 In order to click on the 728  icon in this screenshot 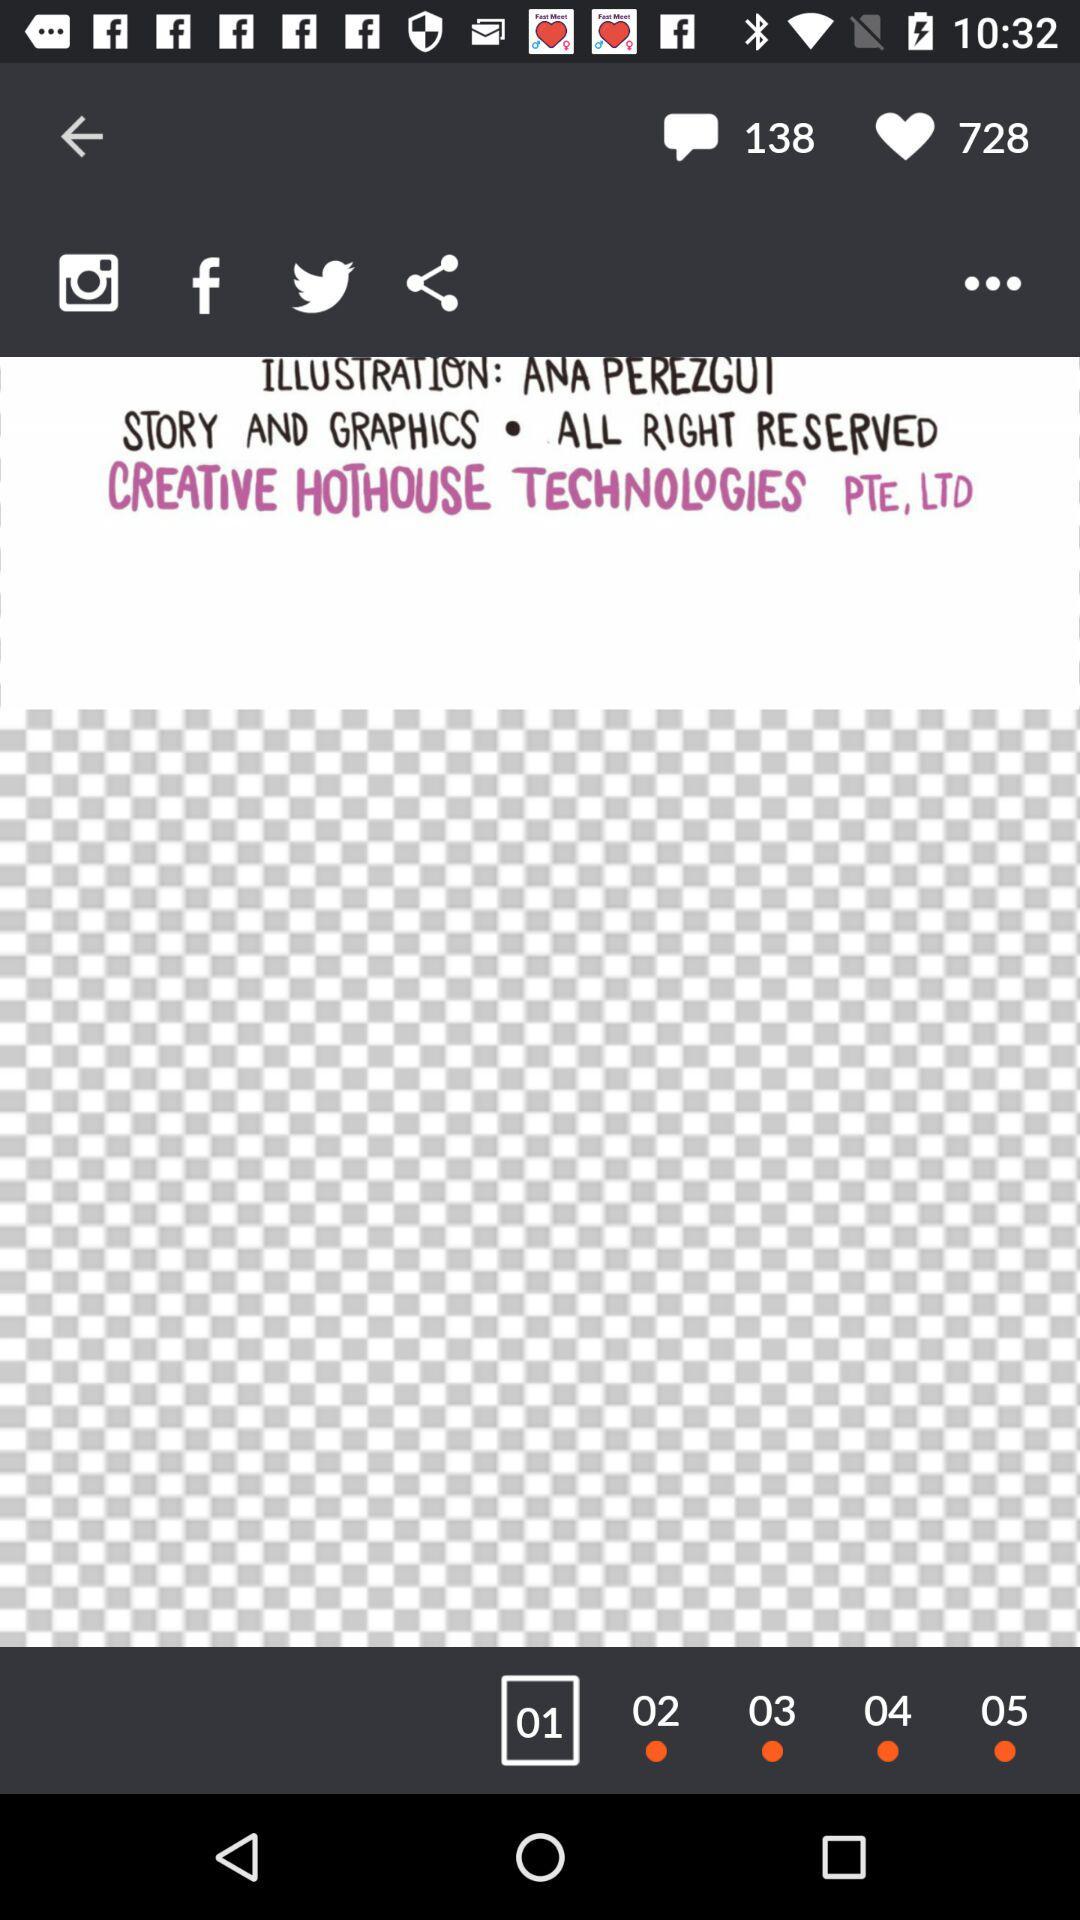, I will do `click(951, 135)`.